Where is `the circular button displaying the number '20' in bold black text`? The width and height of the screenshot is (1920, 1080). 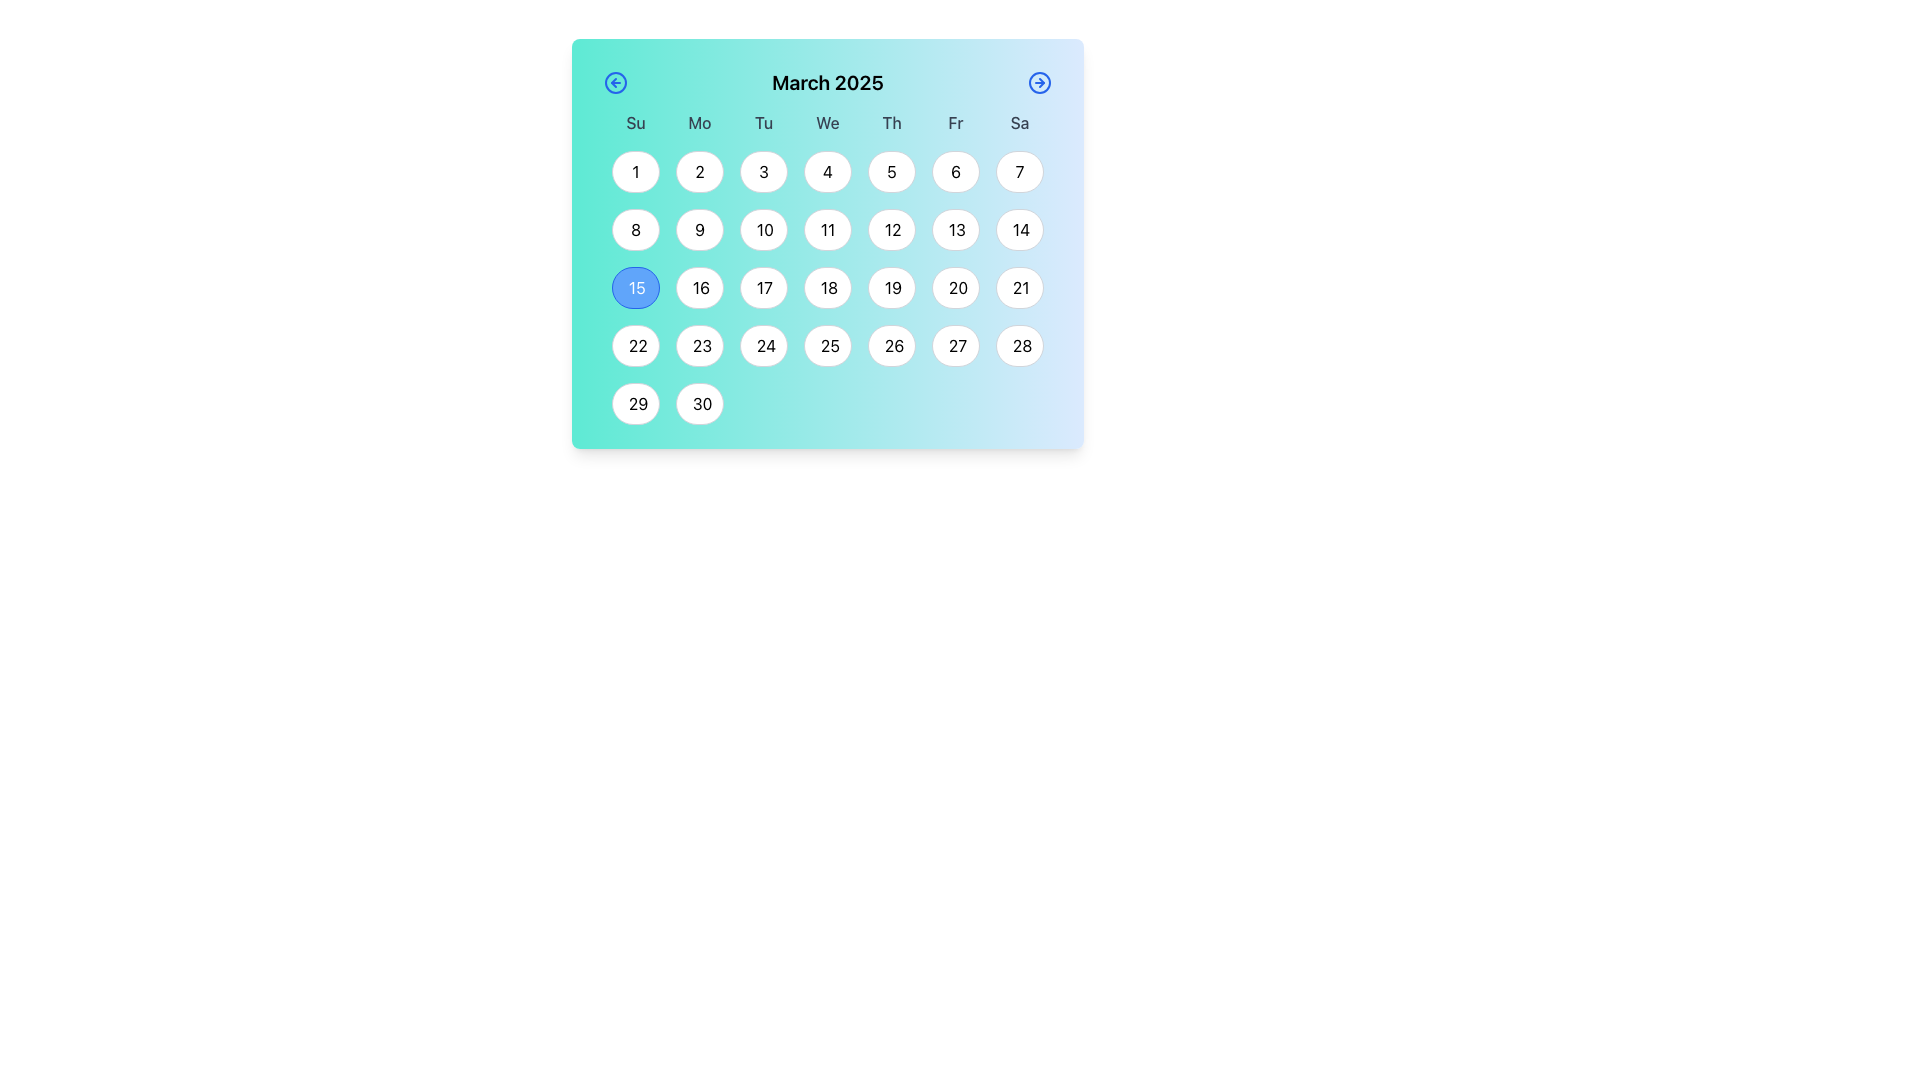 the circular button displaying the number '20' in bold black text is located at coordinates (954, 288).